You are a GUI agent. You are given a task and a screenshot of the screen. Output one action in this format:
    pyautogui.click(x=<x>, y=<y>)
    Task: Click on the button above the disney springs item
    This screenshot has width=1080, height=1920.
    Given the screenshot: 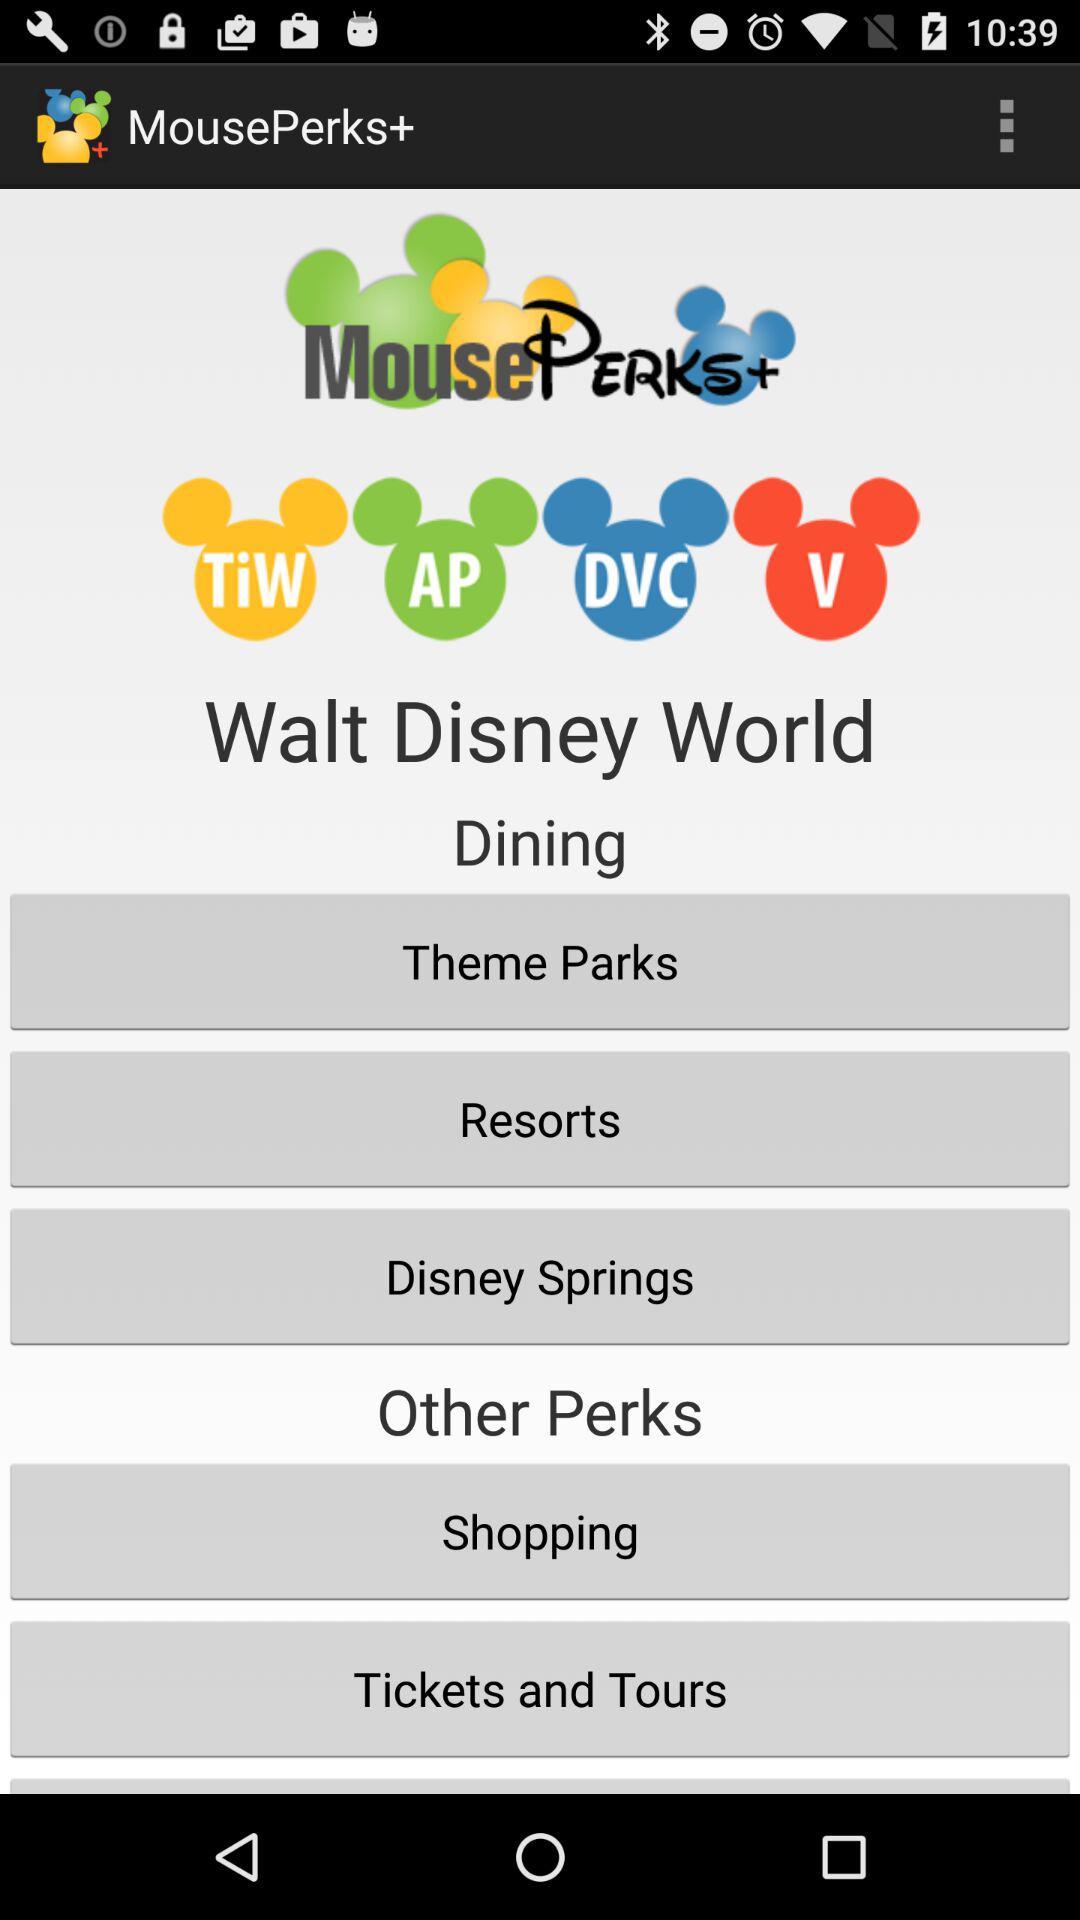 What is the action you would take?
    pyautogui.click(x=540, y=1117)
    